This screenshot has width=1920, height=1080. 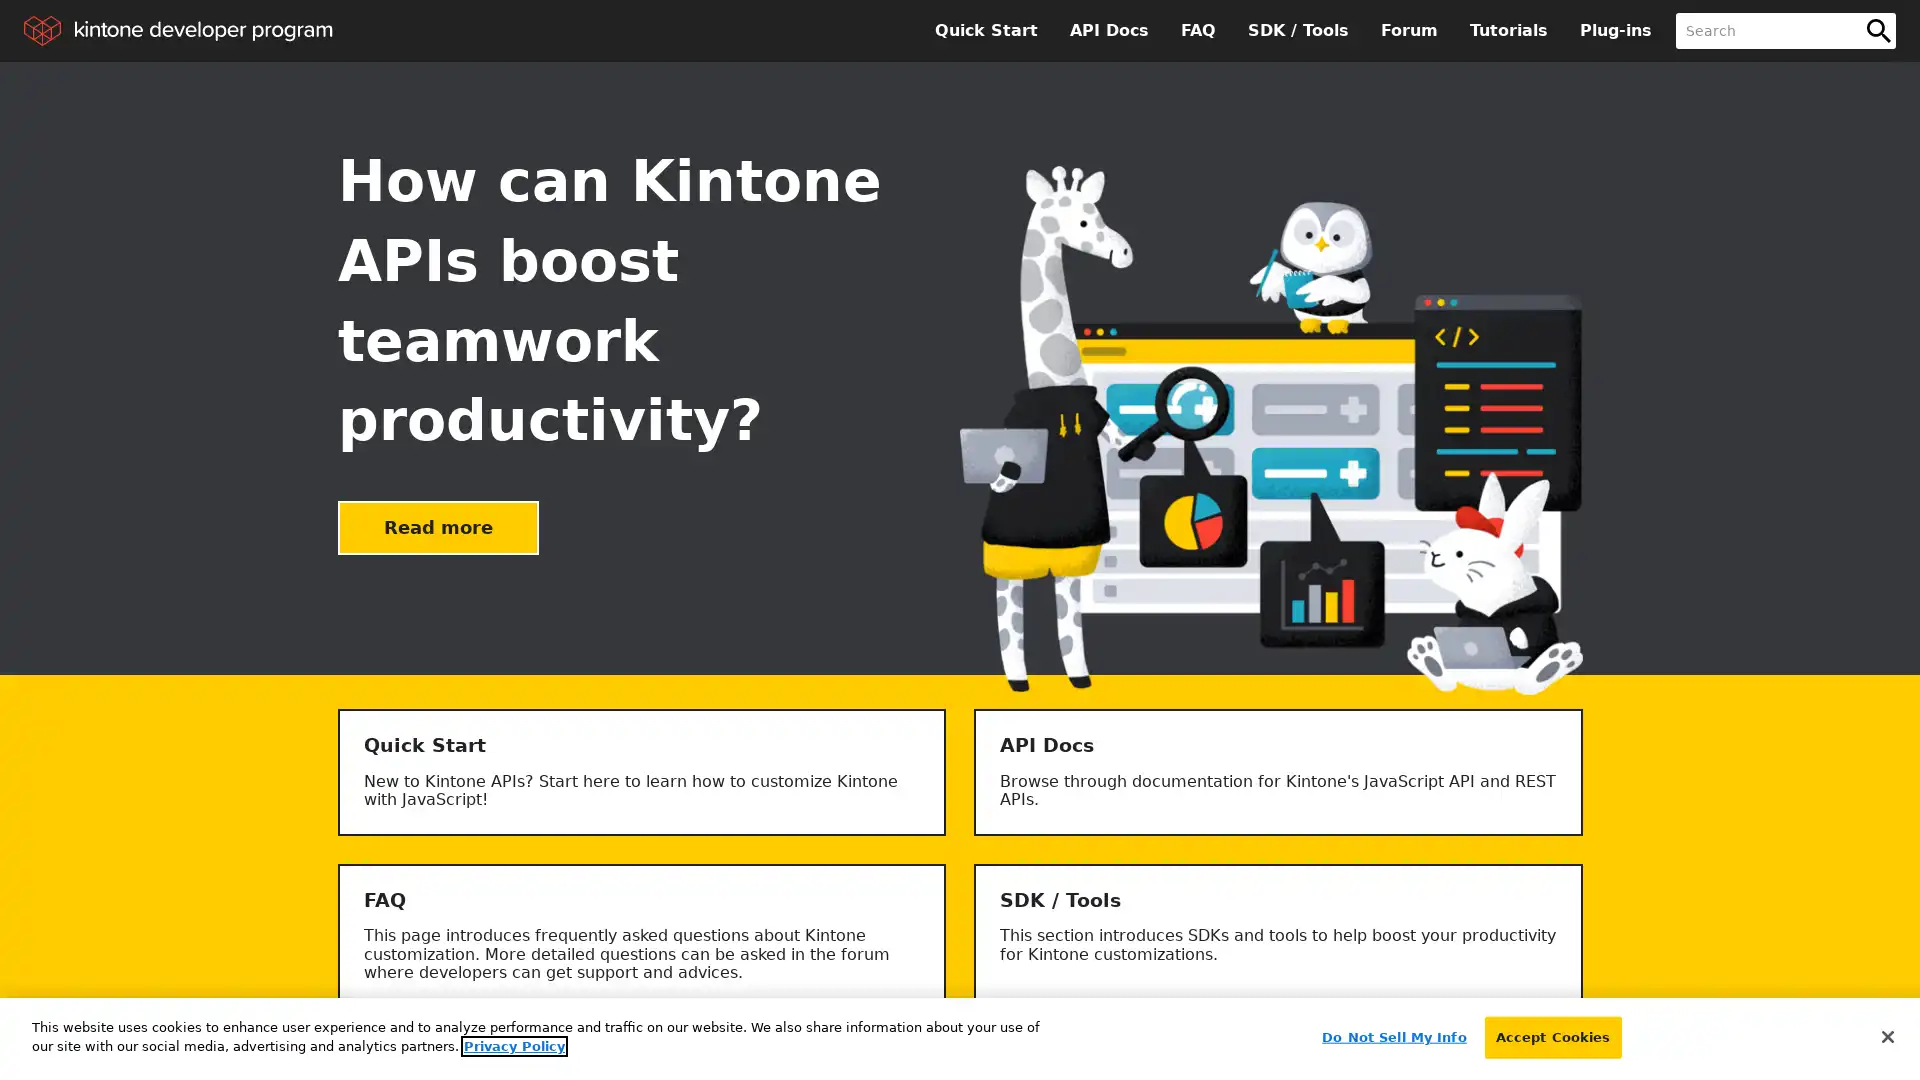 I want to click on Accept Cookies, so click(x=1551, y=1036).